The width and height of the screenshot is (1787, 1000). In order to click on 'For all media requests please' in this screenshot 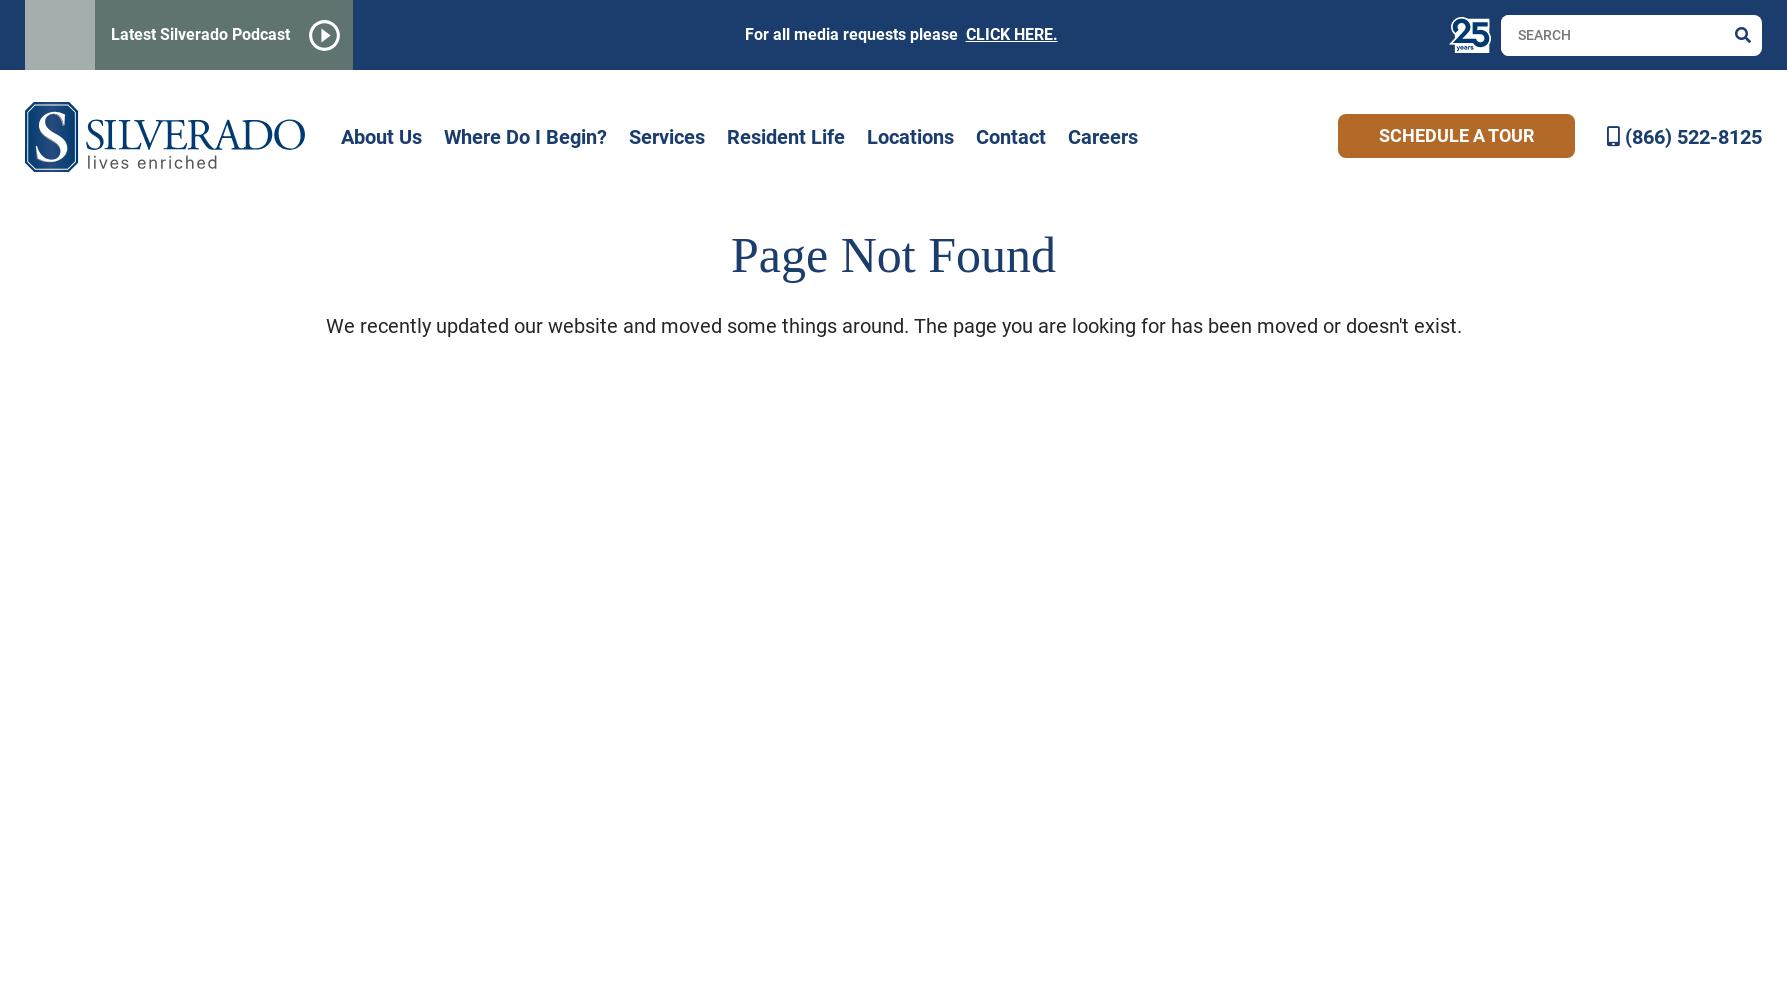, I will do `click(854, 34)`.